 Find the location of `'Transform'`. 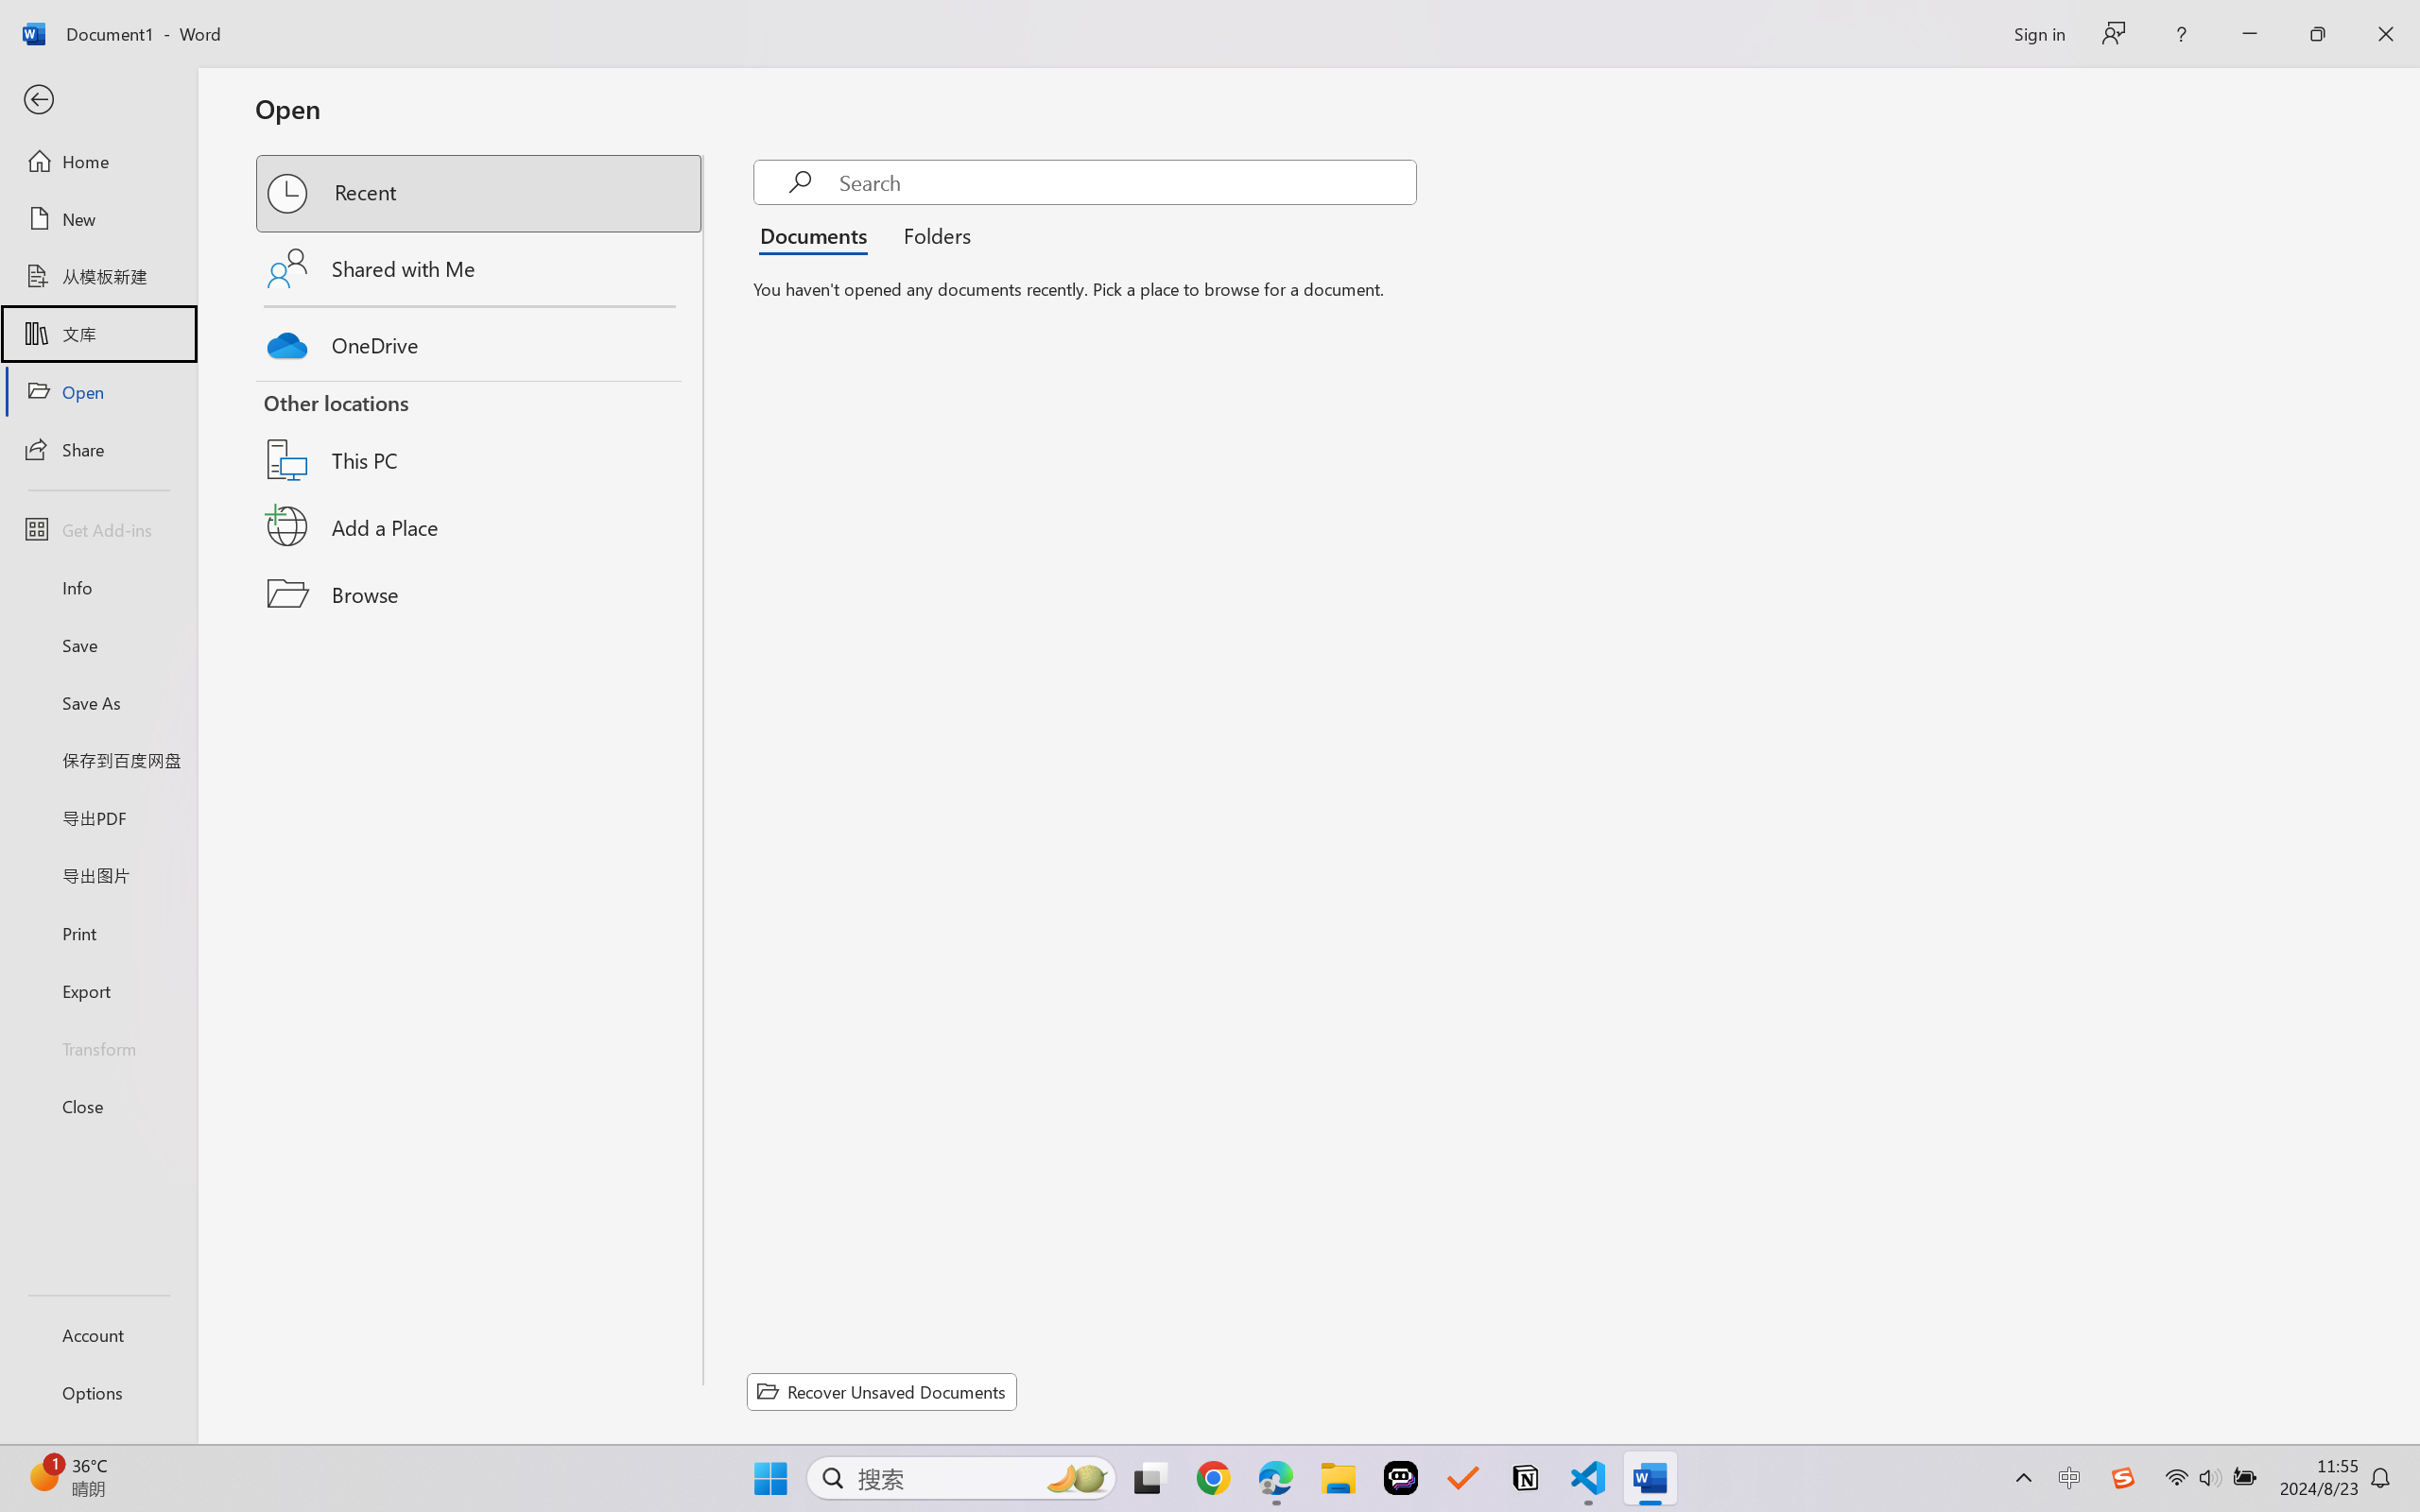

'Transform' is located at coordinates (97, 1046).